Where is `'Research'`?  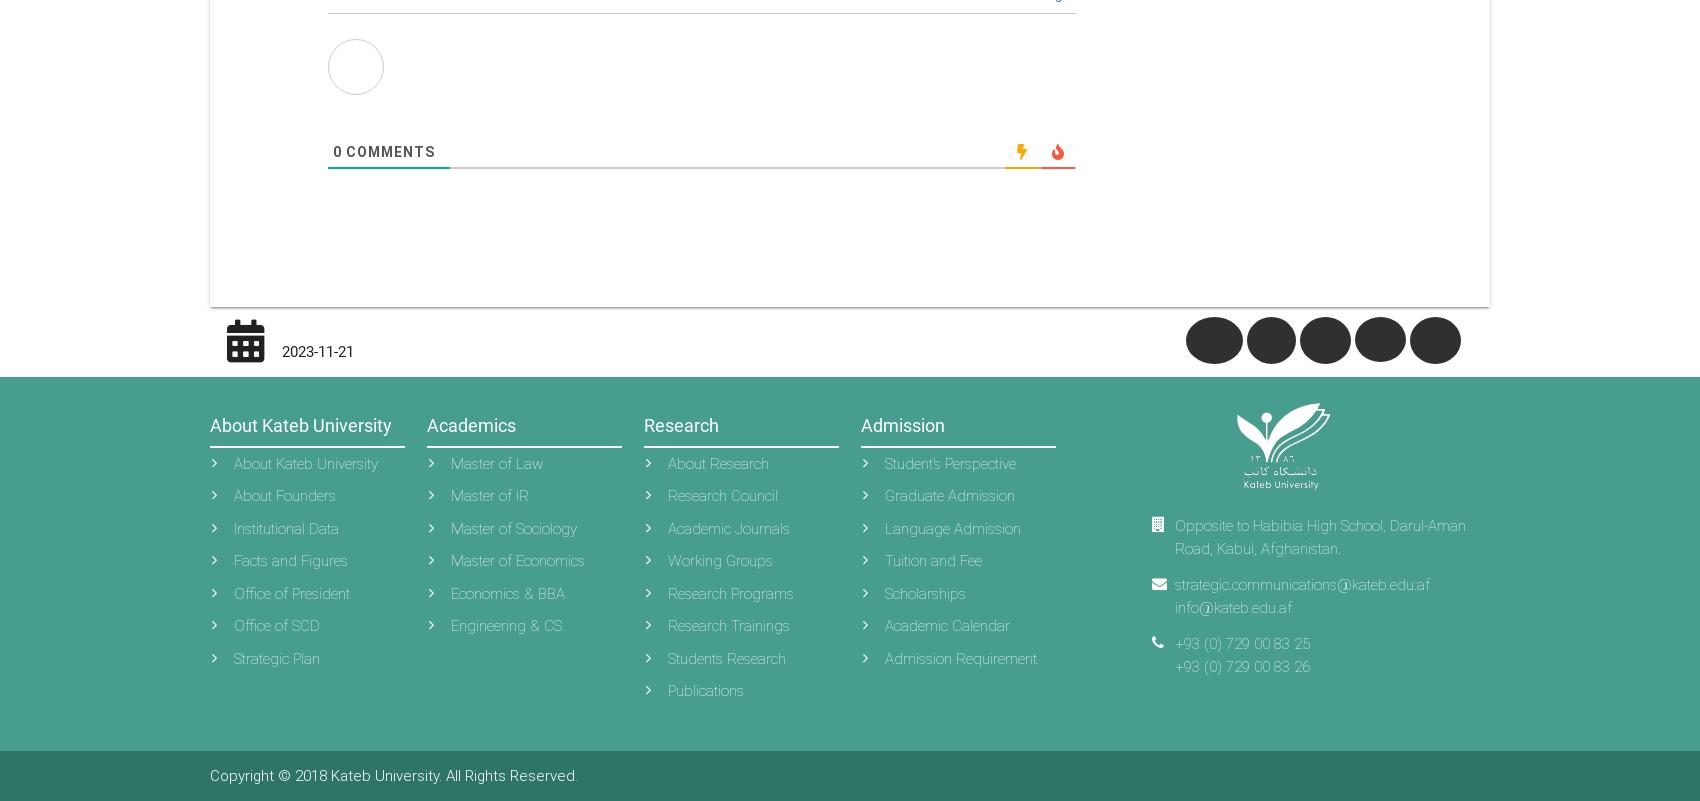
'Research' is located at coordinates (681, 424).